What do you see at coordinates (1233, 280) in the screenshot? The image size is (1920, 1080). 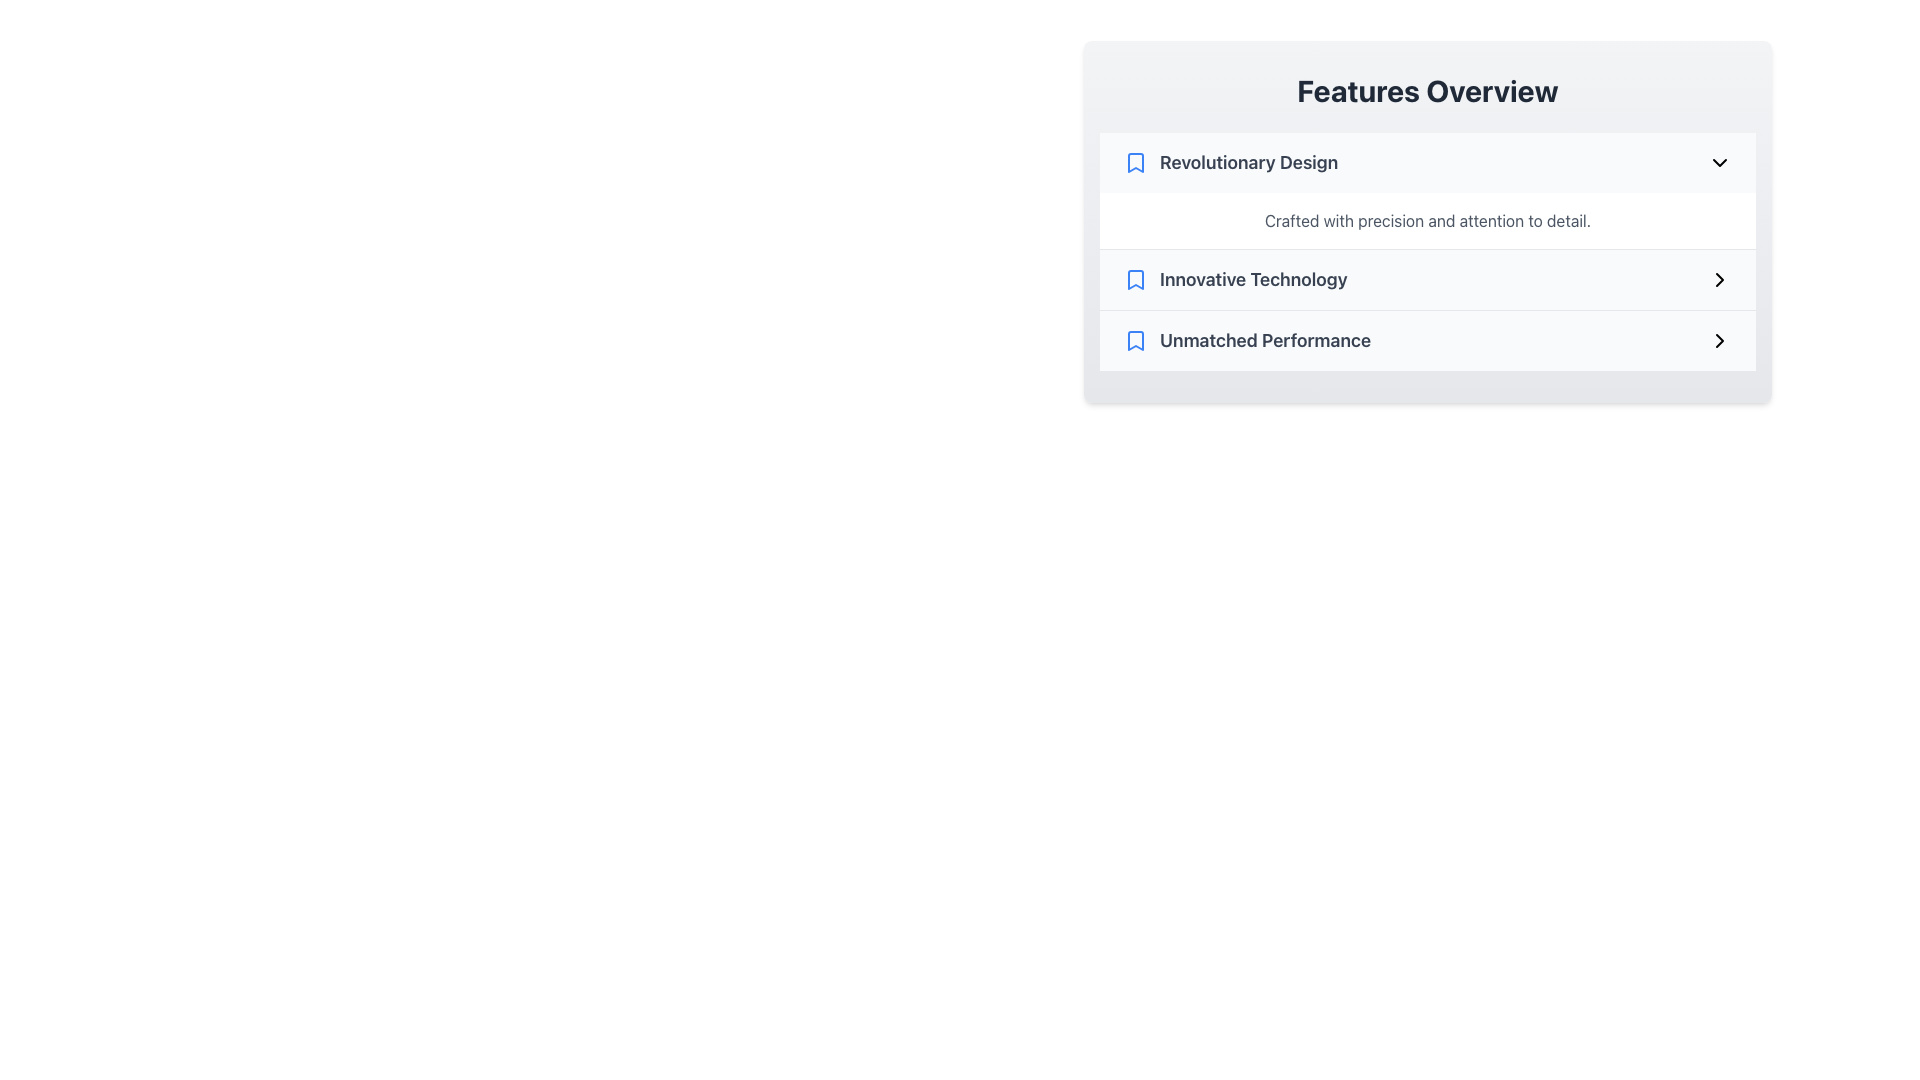 I see `the second entry labeled 'Innovative Technology' in the 'Features Overview' section` at bounding box center [1233, 280].